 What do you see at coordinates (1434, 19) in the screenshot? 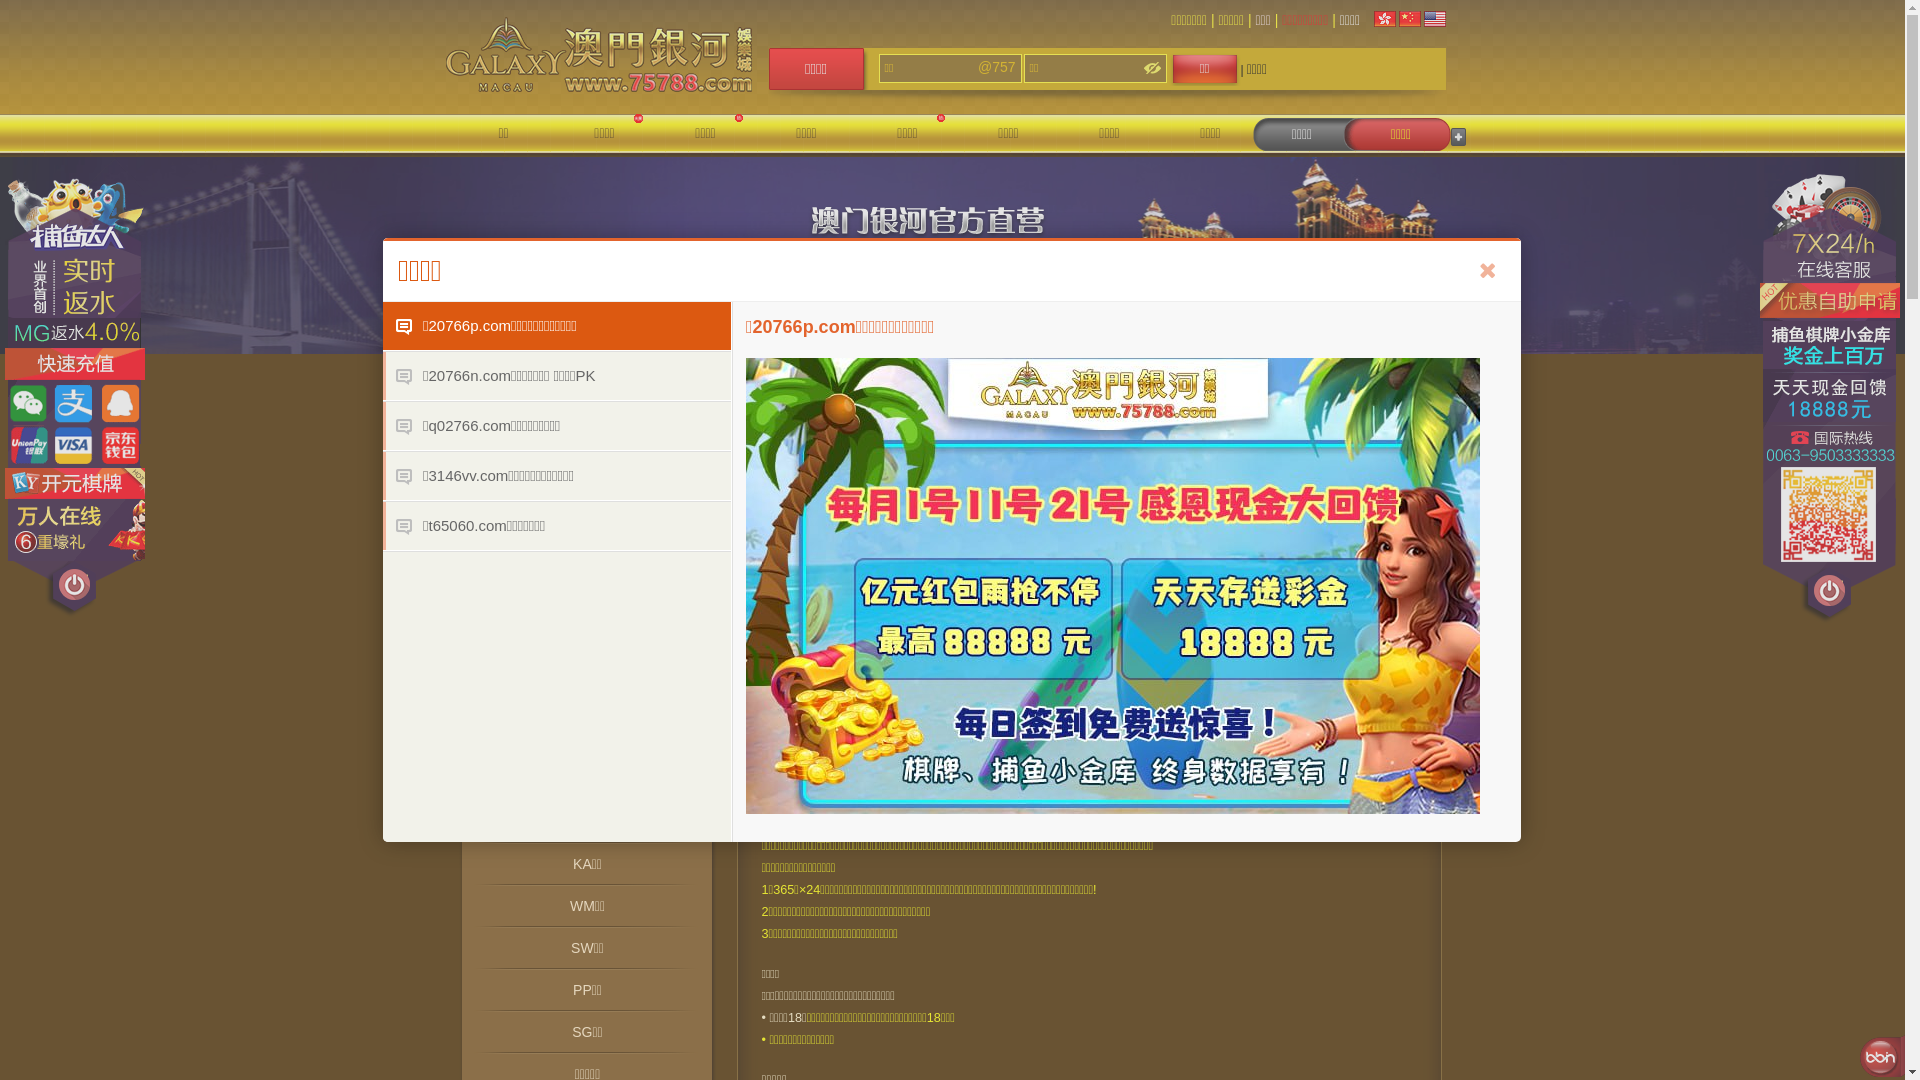
I see `'English'` at bounding box center [1434, 19].